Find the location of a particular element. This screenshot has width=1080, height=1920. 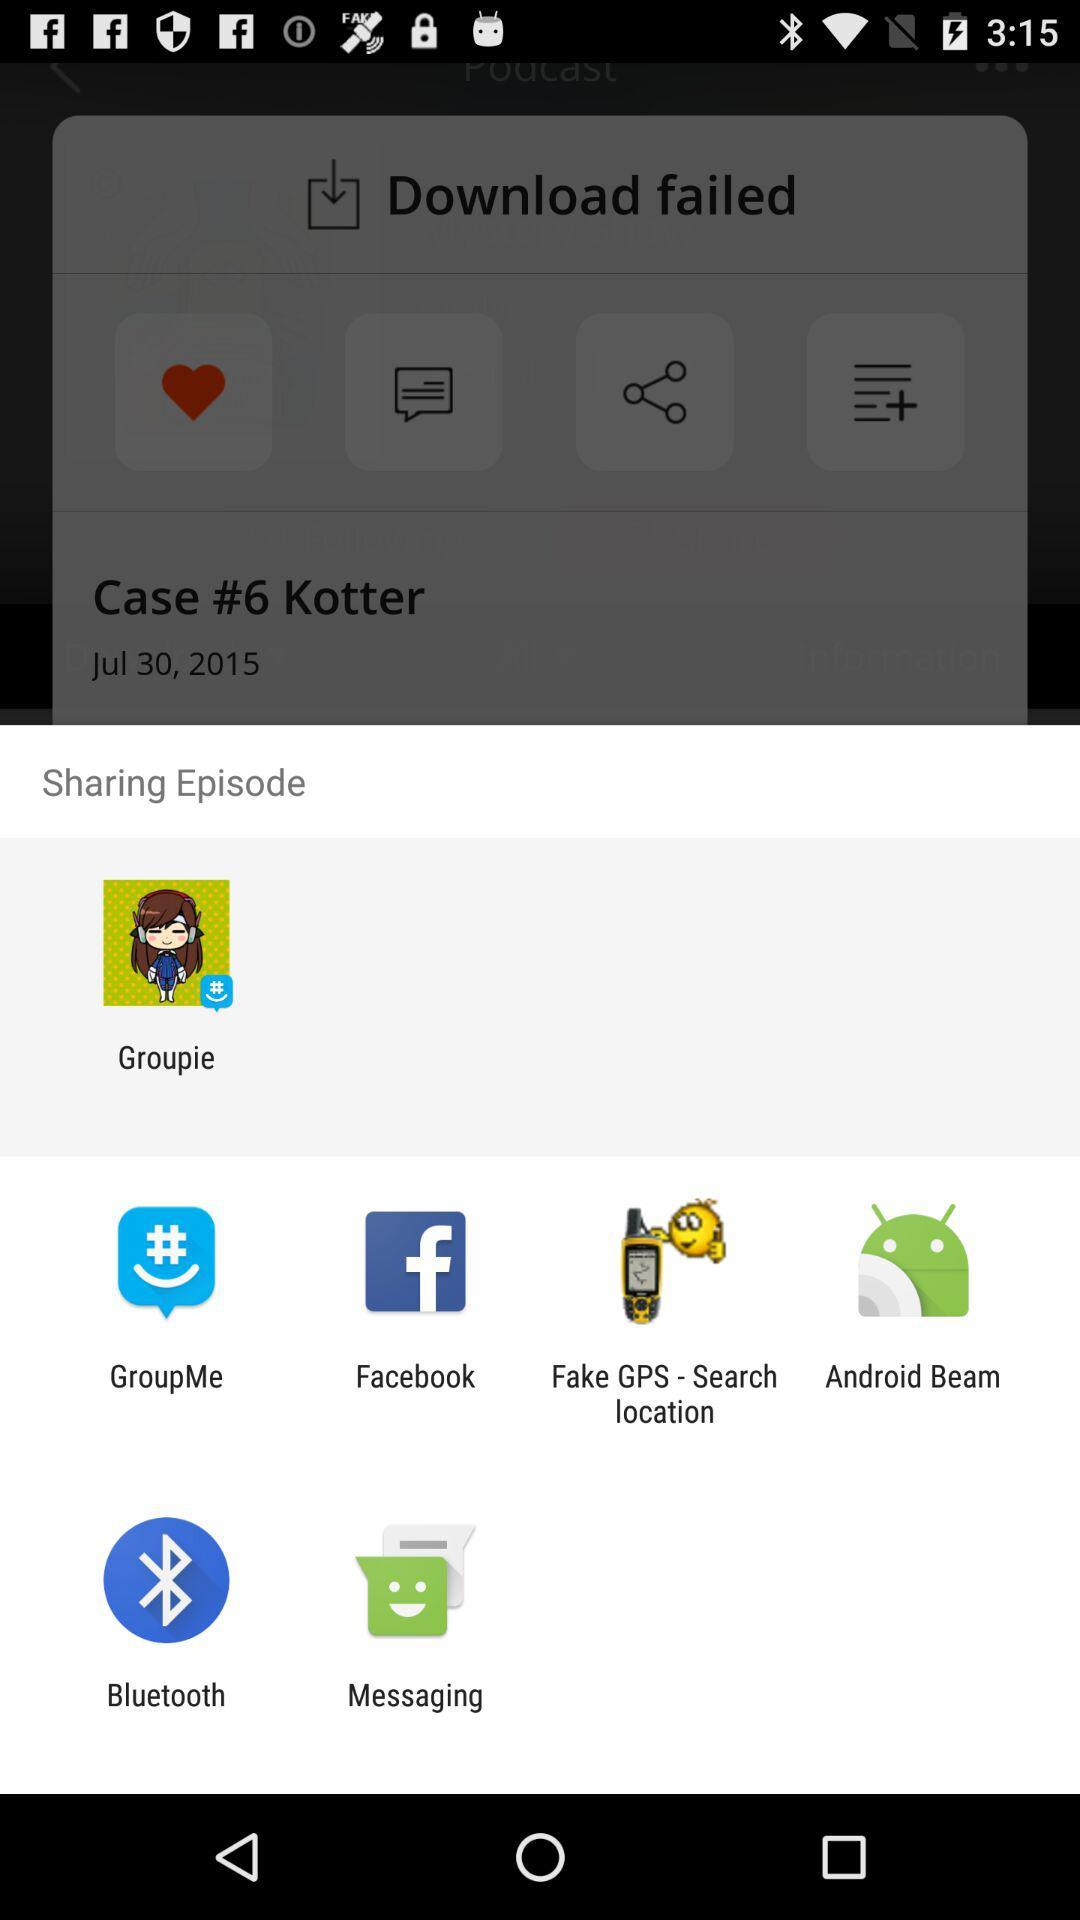

fake gps search item is located at coordinates (664, 1392).